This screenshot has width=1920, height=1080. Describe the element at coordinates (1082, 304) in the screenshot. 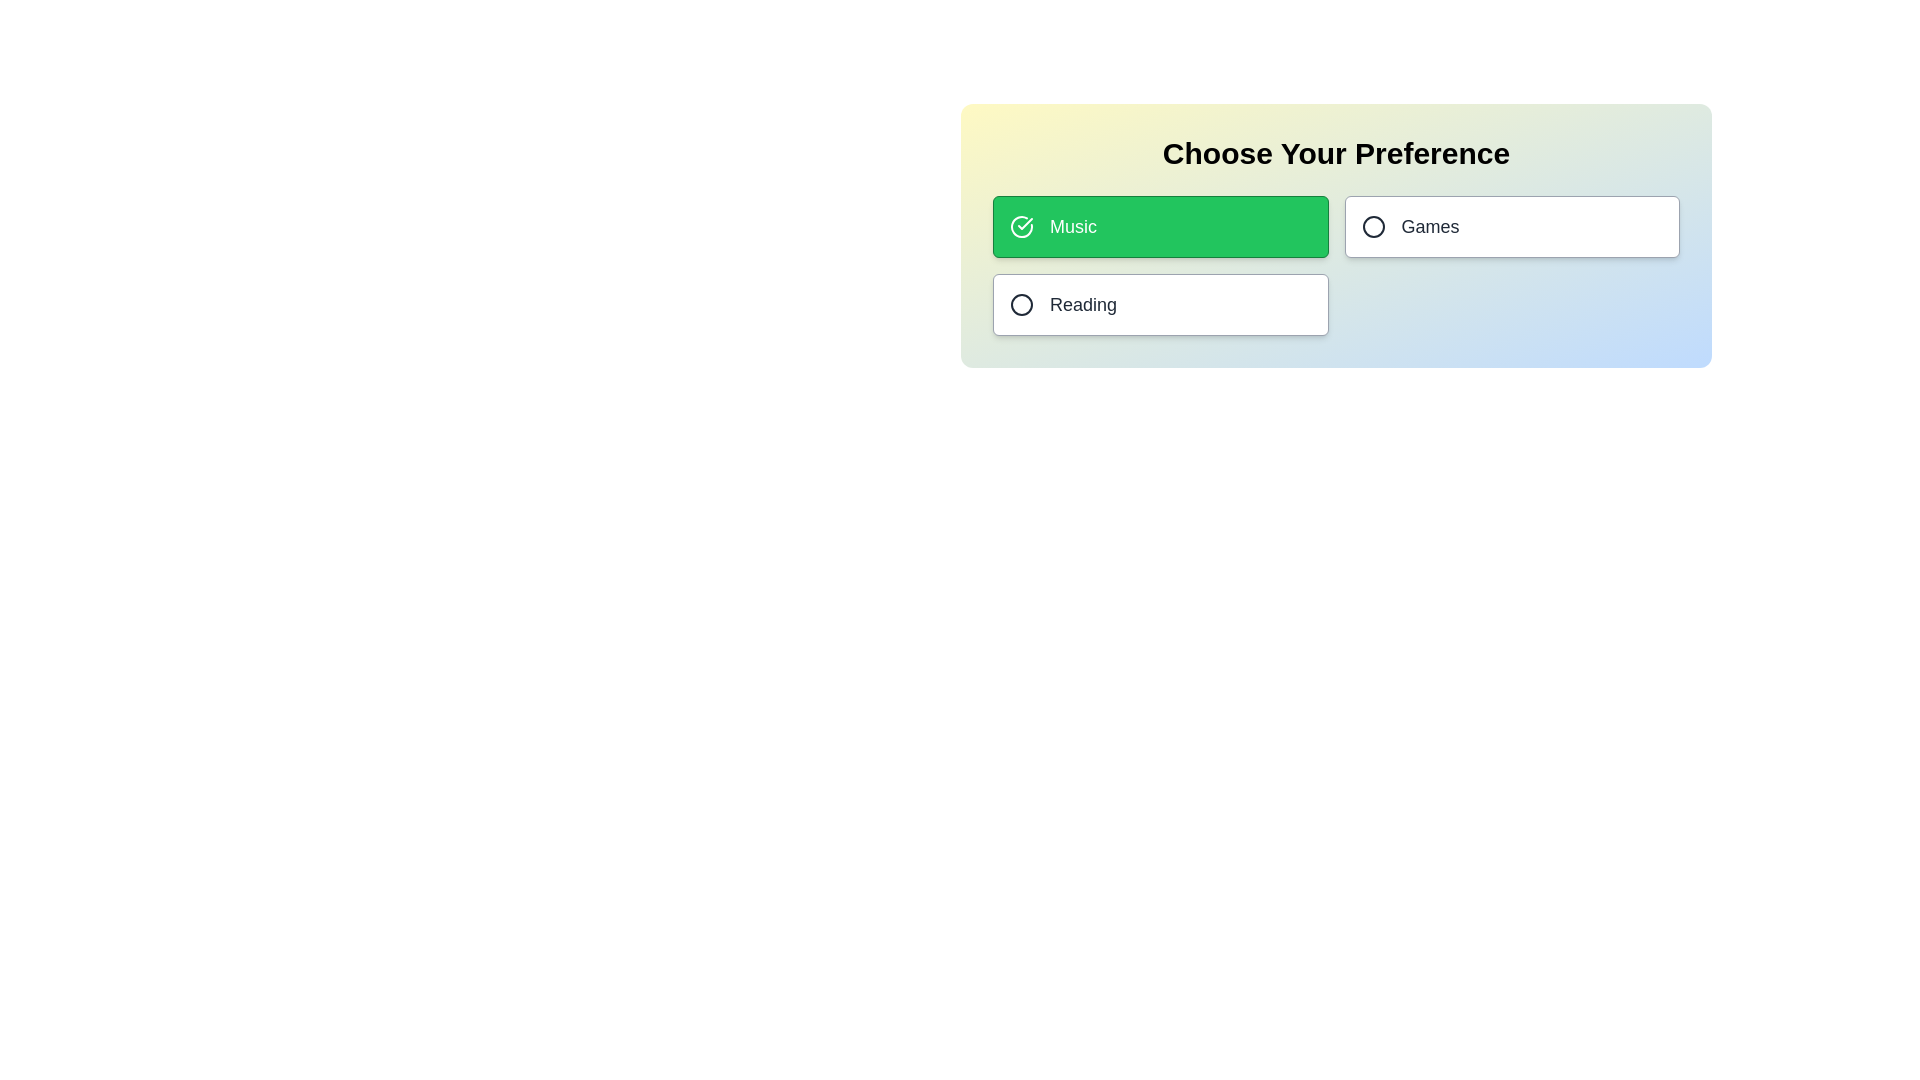

I see `the text label displaying 'Reading', which is located to the right of the radio button in the selectable option area below 'Music' and 'Games'` at that location.